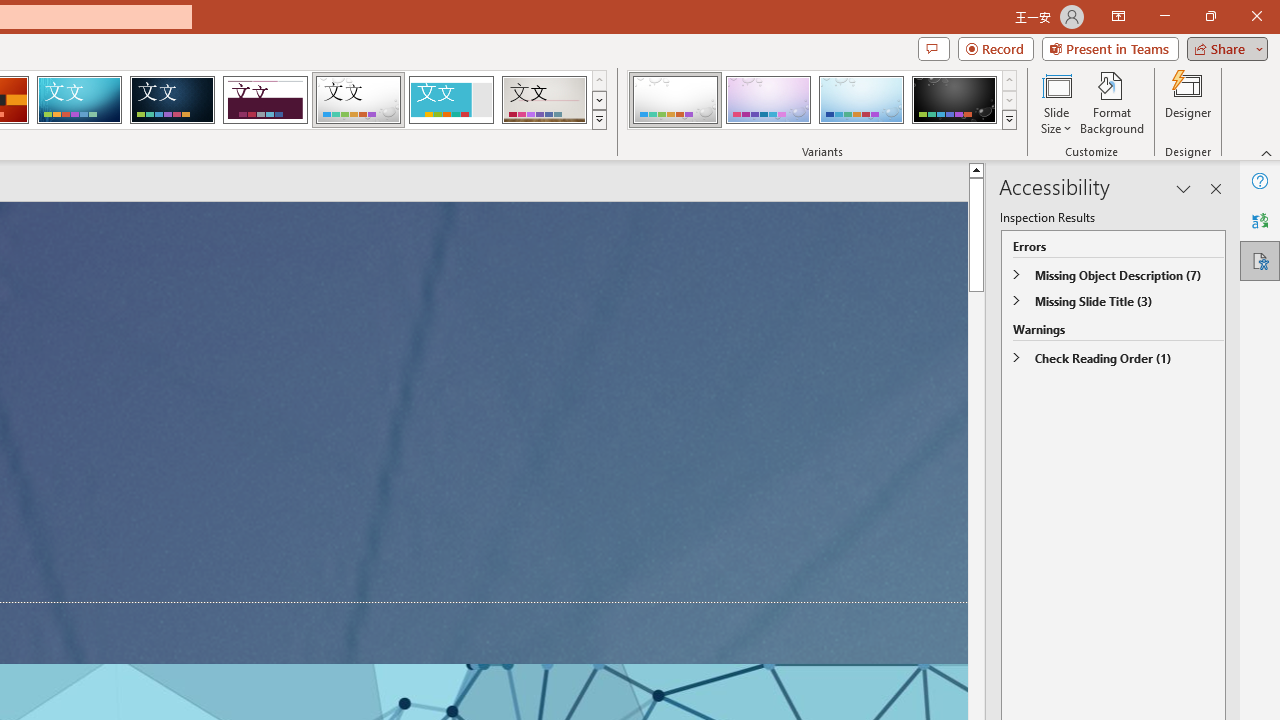 The height and width of the screenshot is (720, 1280). Describe the element at coordinates (1111, 103) in the screenshot. I see `'Format Background'` at that location.